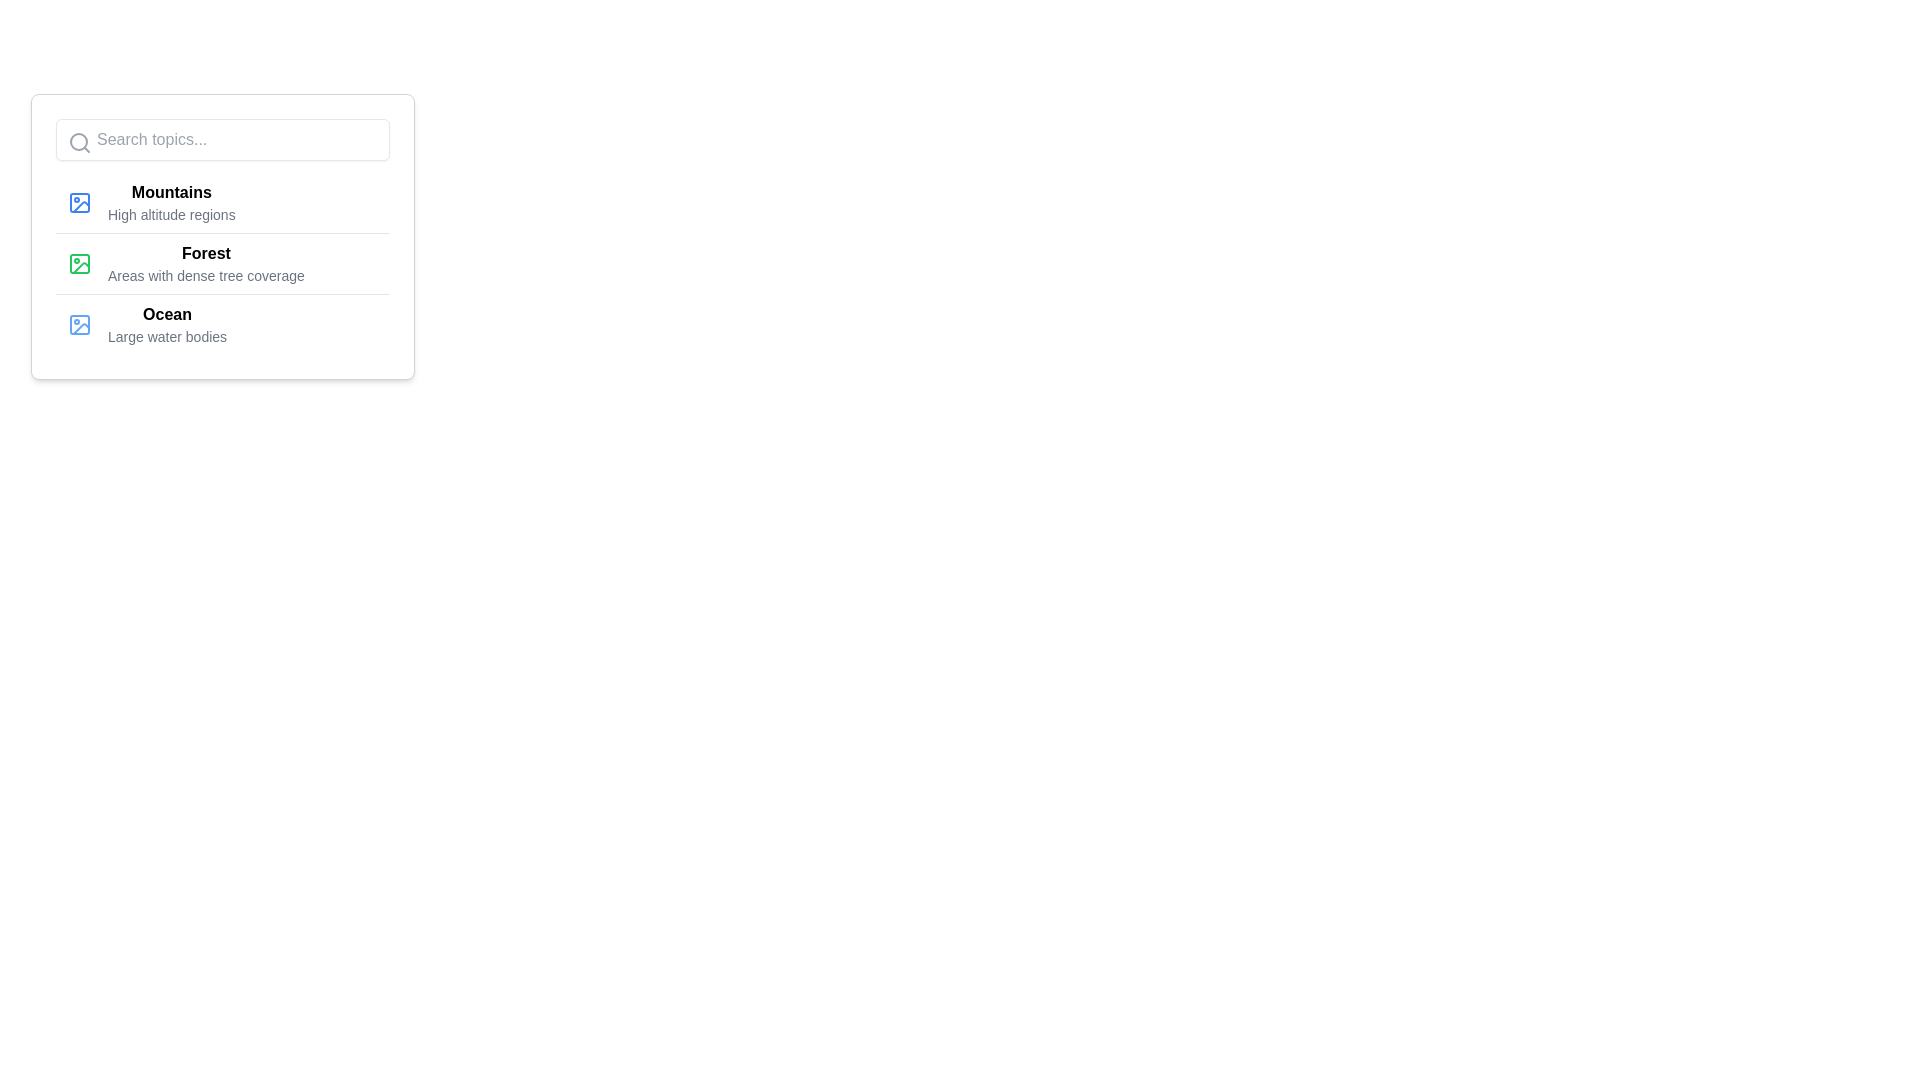 The height and width of the screenshot is (1080, 1920). I want to click on the list item labeled 'Forest' with the subtitle 'Areas with dense tree coverage', so click(222, 262).